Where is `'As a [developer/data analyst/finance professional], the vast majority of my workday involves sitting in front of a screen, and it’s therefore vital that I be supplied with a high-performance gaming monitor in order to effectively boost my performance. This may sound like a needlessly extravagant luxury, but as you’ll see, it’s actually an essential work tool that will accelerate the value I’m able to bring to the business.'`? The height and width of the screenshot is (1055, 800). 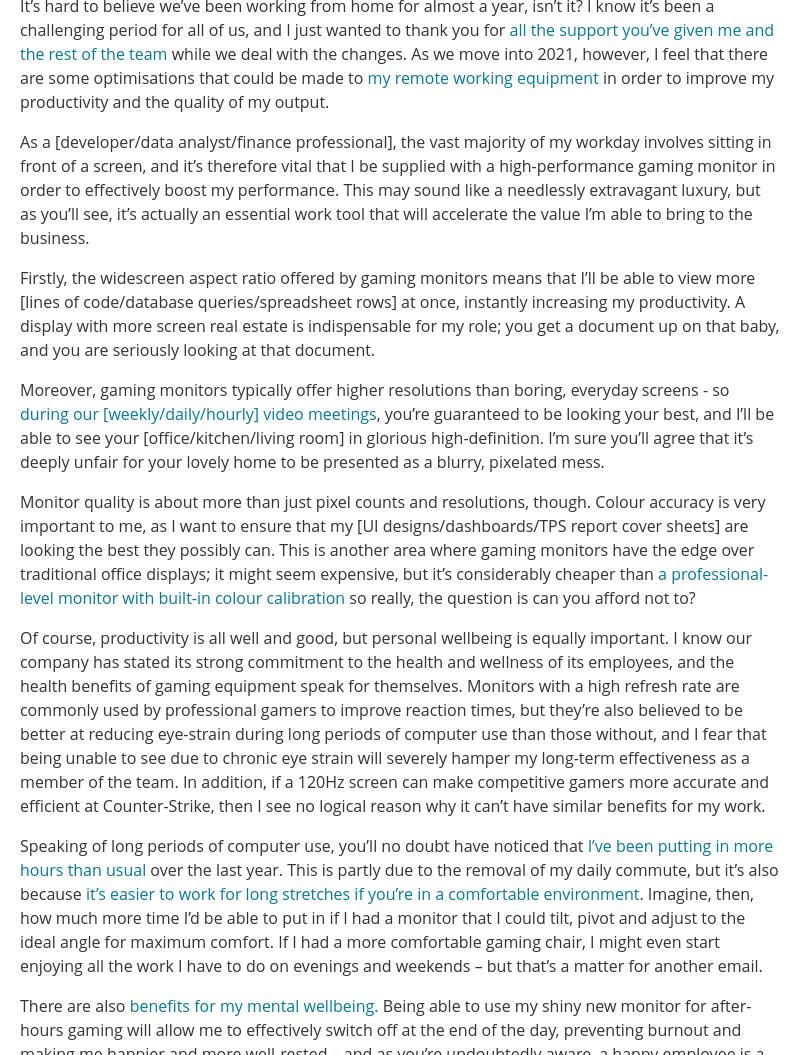 'As a [developer/data analyst/finance professional], the vast majority of my workday involves sitting in front of a screen, and it’s therefore vital that I be supplied with a high-performance gaming monitor in order to effectively boost my performance. This may sound like a needlessly extravagant luxury, but as you’ll see, it’s actually an essential work tool that will accelerate the value I’m able to bring to the business.' is located at coordinates (396, 187).